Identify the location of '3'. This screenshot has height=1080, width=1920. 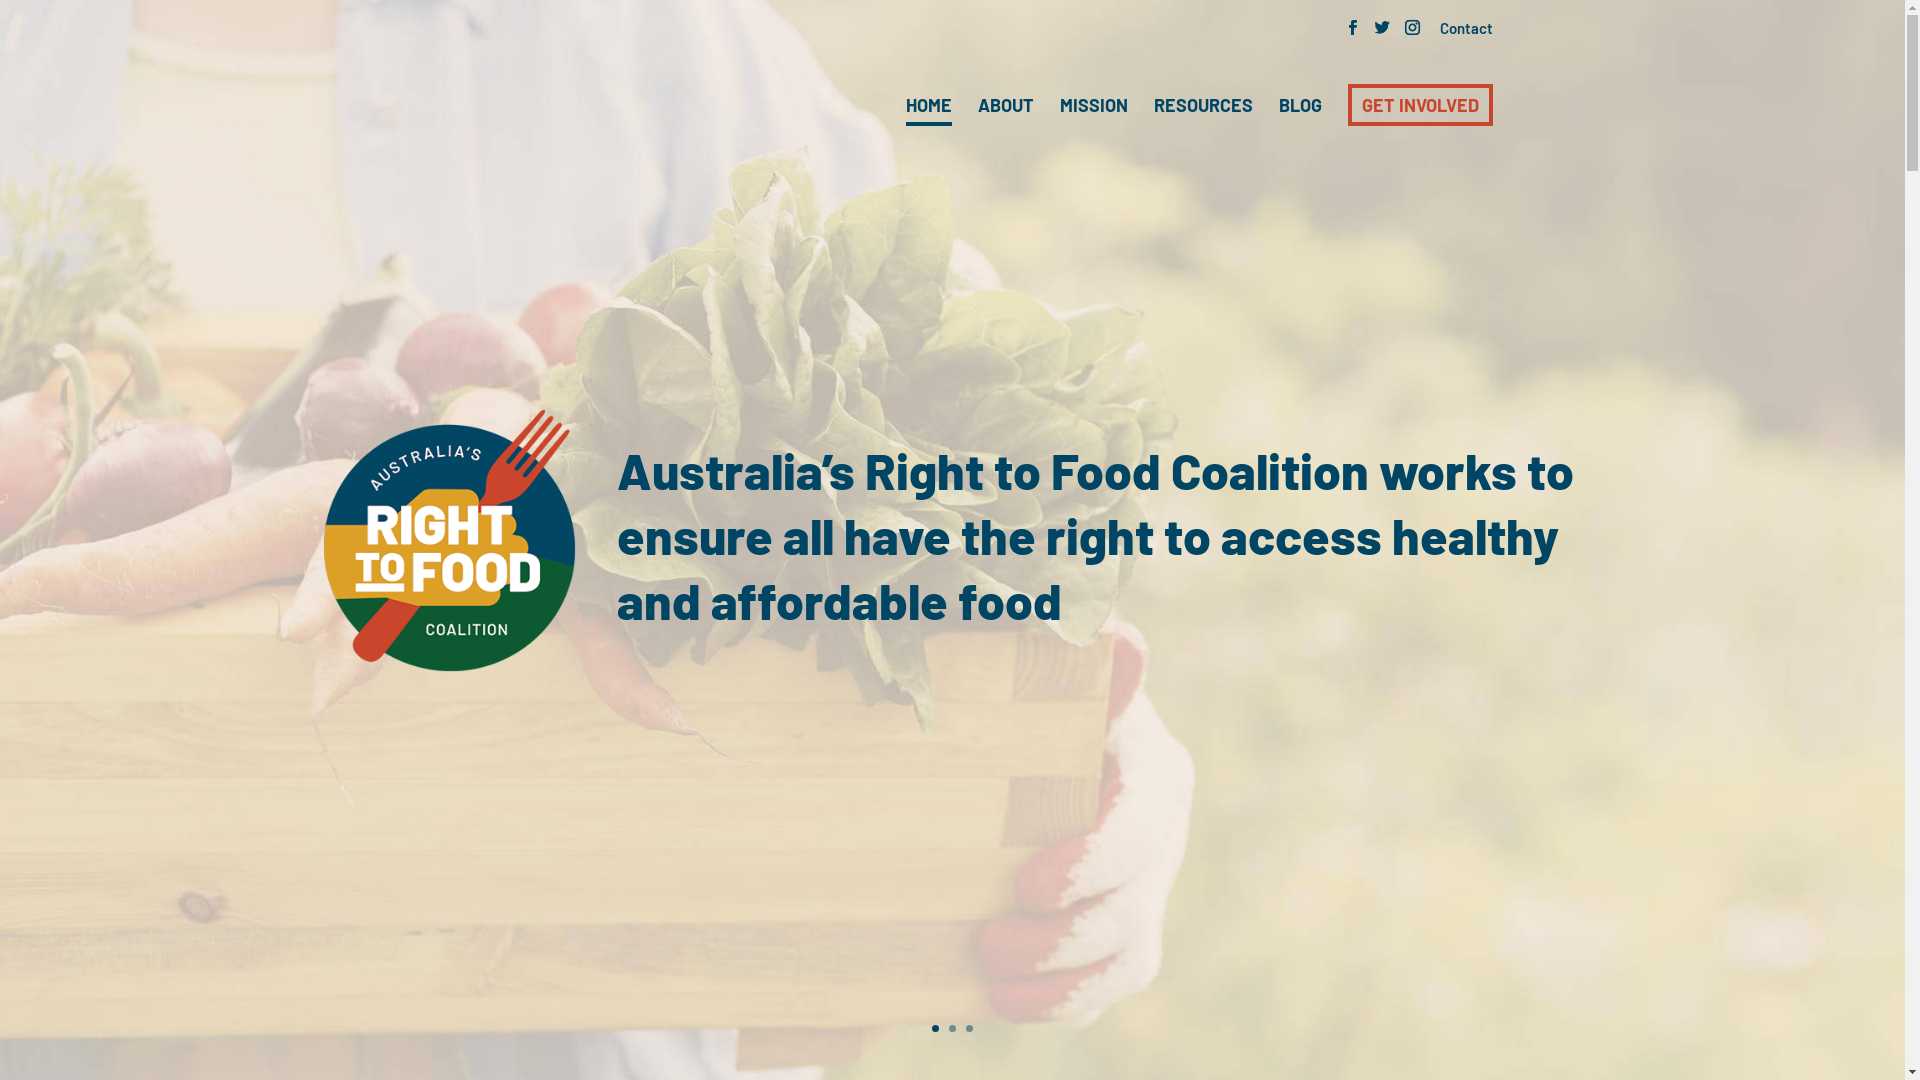
(969, 1028).